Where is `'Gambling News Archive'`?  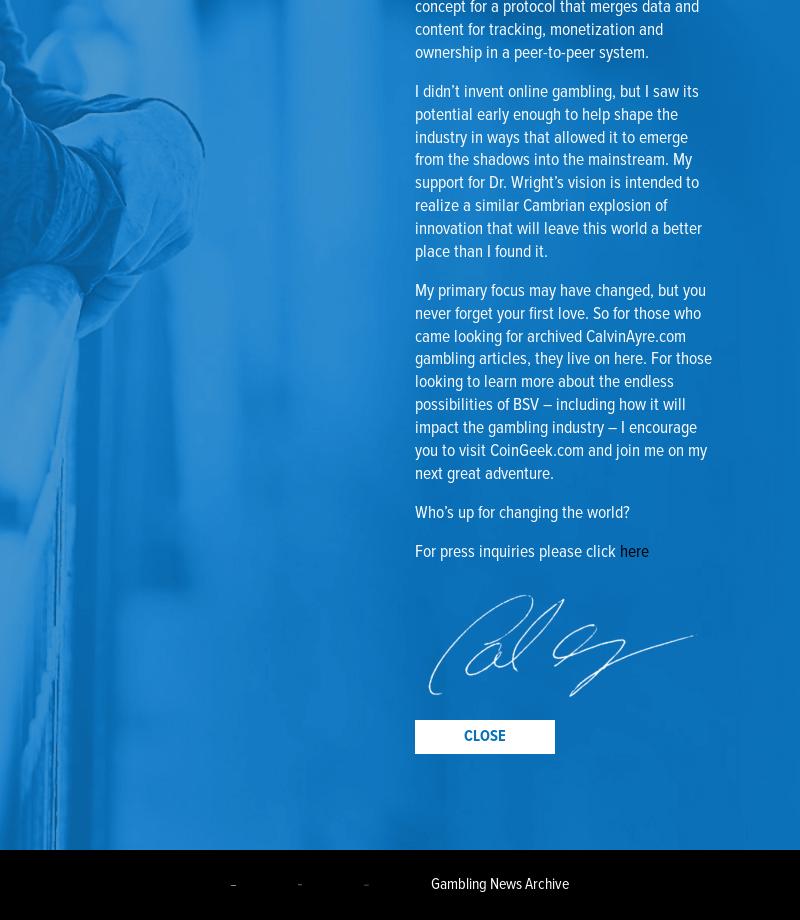 'Gambling News Archive' is located at coordinates (430, 883).